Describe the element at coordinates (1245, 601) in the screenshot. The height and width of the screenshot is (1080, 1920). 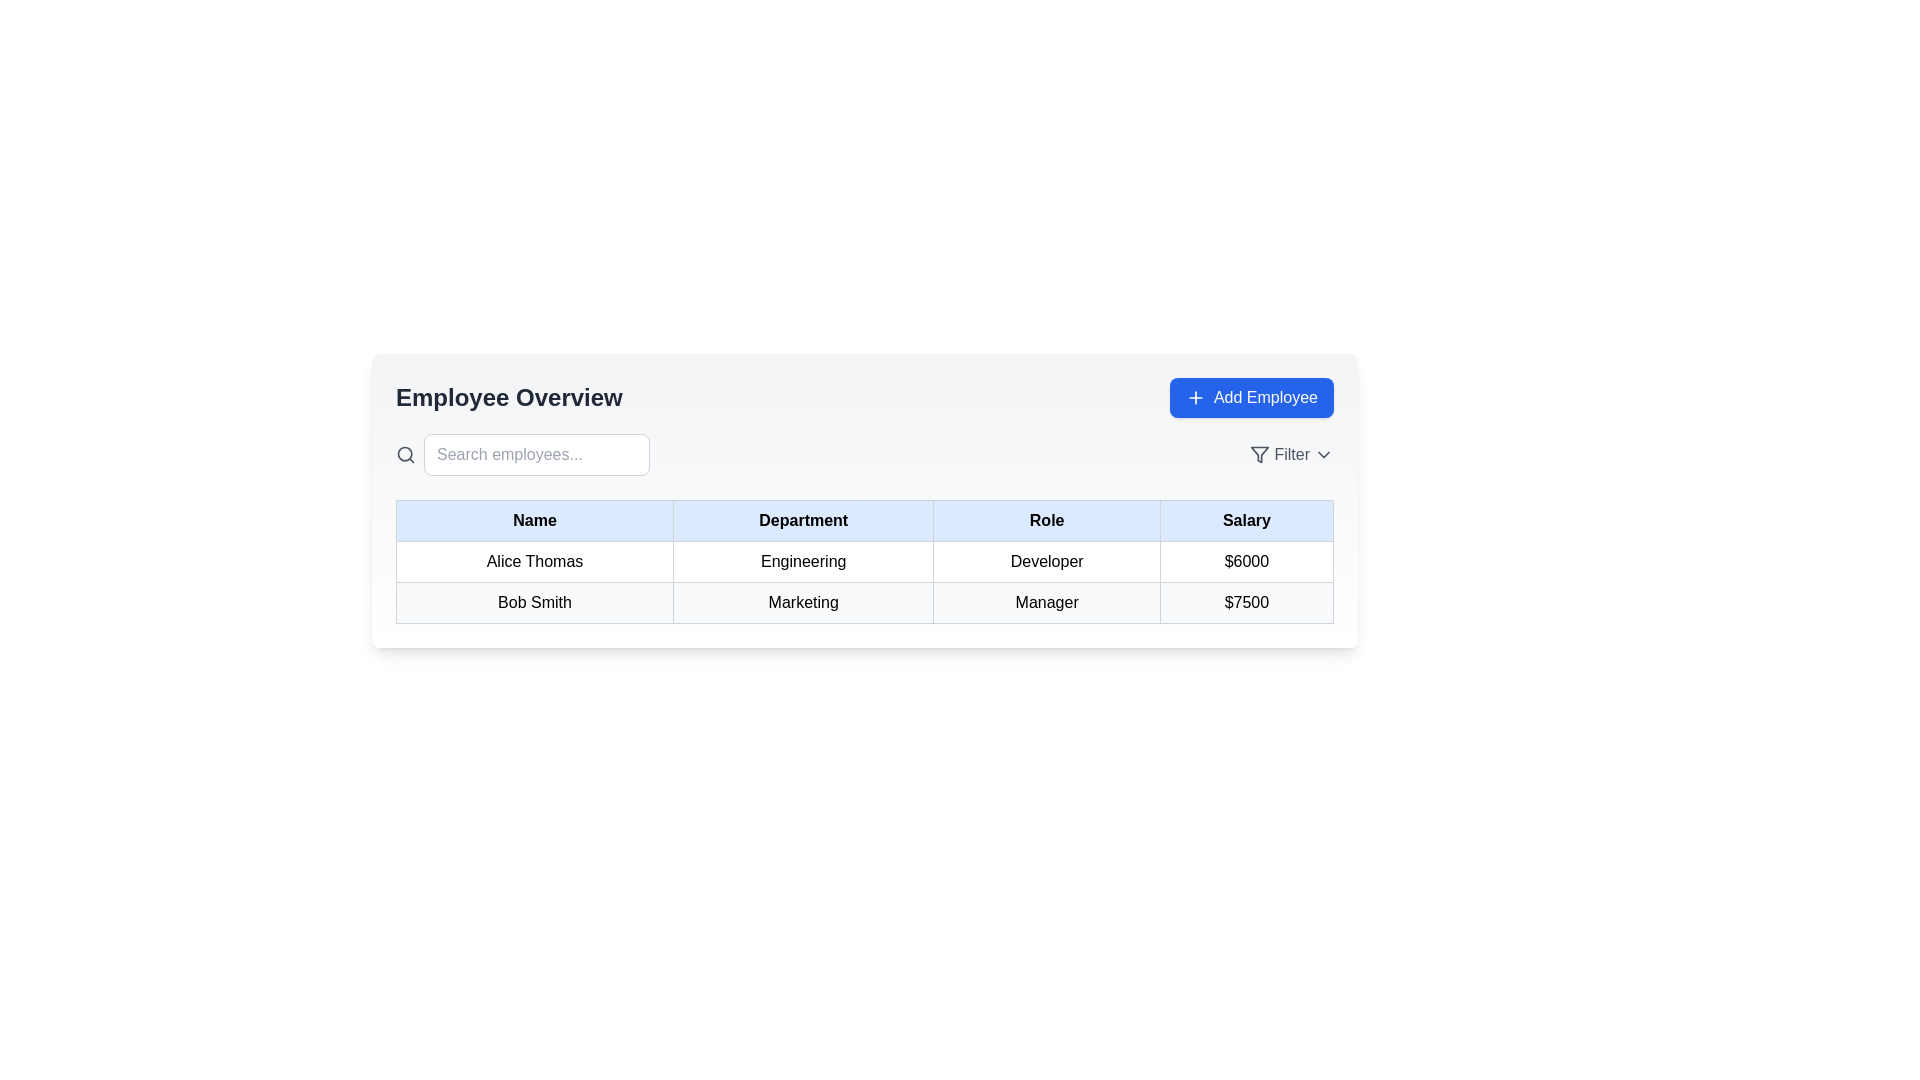
I see `the table cell displaying the salary of employee 'Bob Smith', located in the fourth column of the second row under the 'Salary' header` at that location.